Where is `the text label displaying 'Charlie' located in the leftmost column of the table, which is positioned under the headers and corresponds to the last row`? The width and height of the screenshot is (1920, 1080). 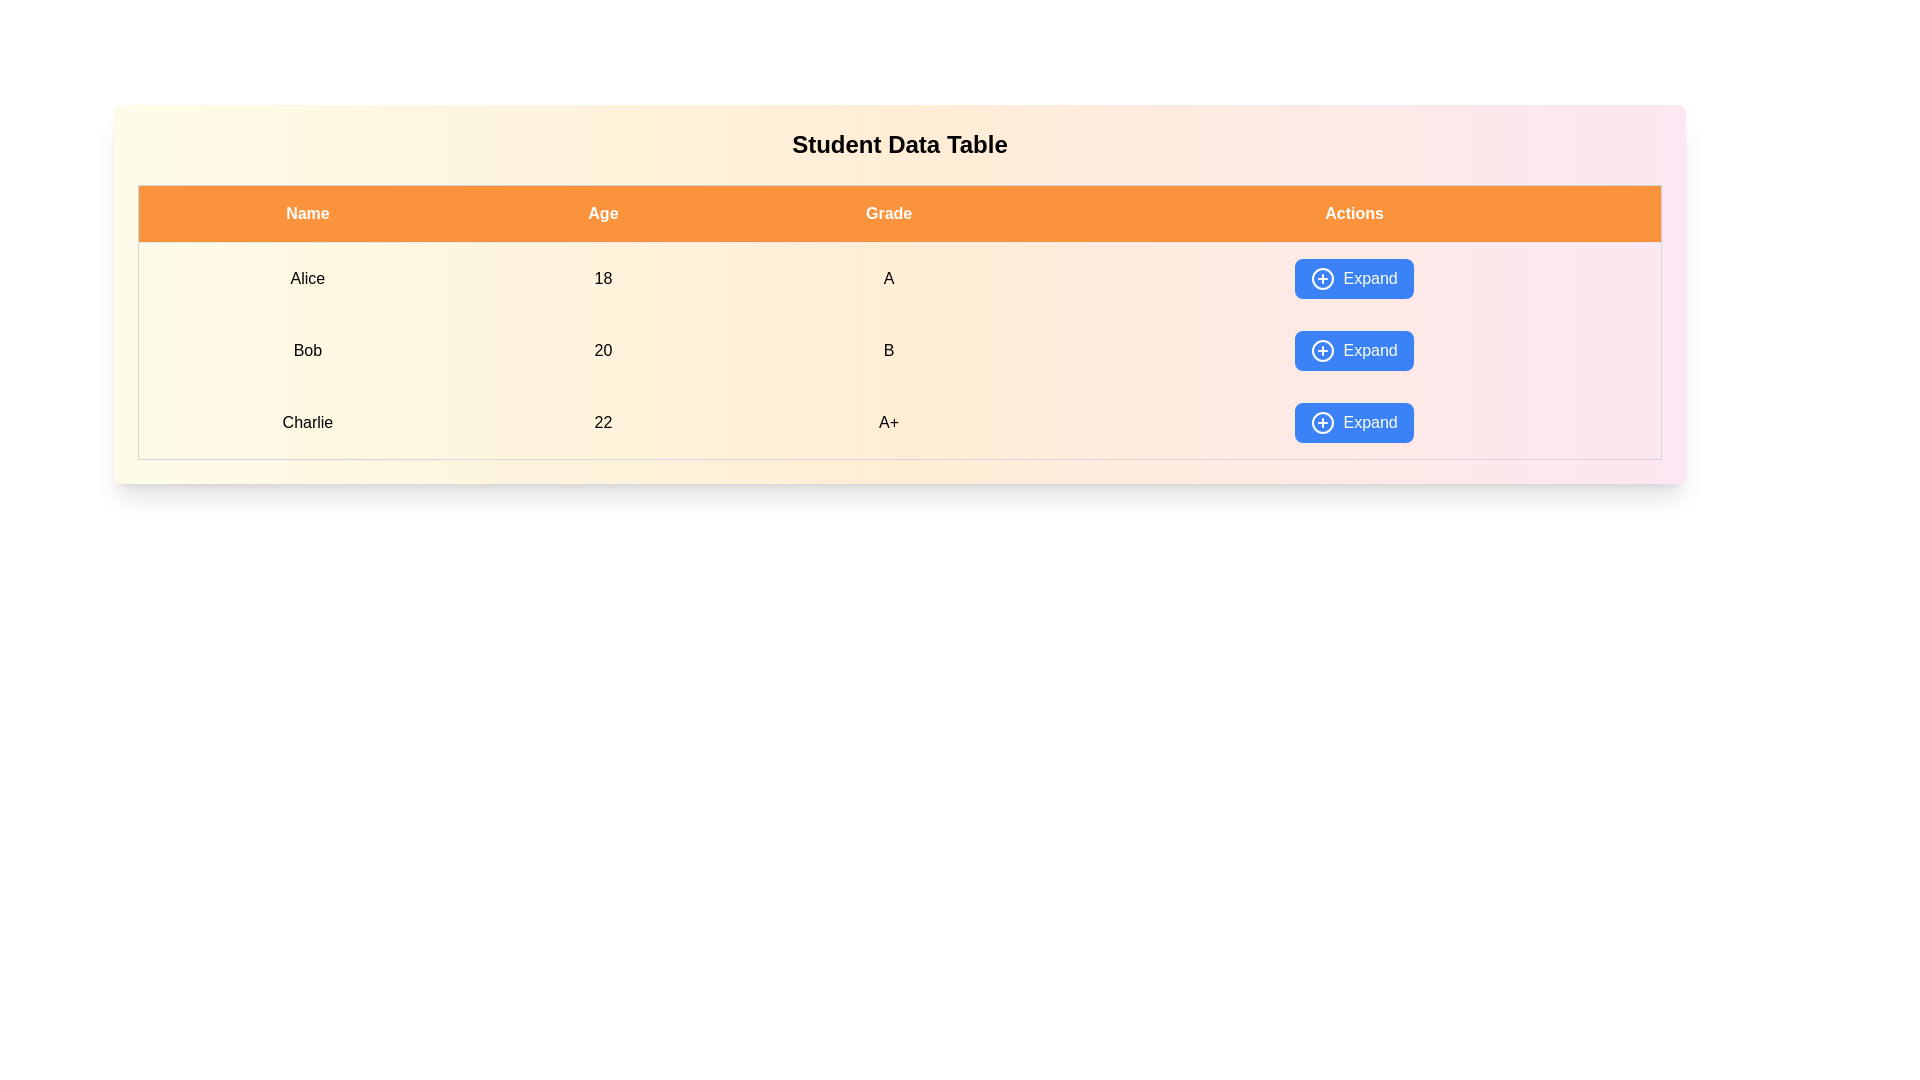
the text label displaying 'Charlie' located in the leftmost column of the table, which is positioned under the headers and corresponds to the last row is located at coordinates (306, 422).